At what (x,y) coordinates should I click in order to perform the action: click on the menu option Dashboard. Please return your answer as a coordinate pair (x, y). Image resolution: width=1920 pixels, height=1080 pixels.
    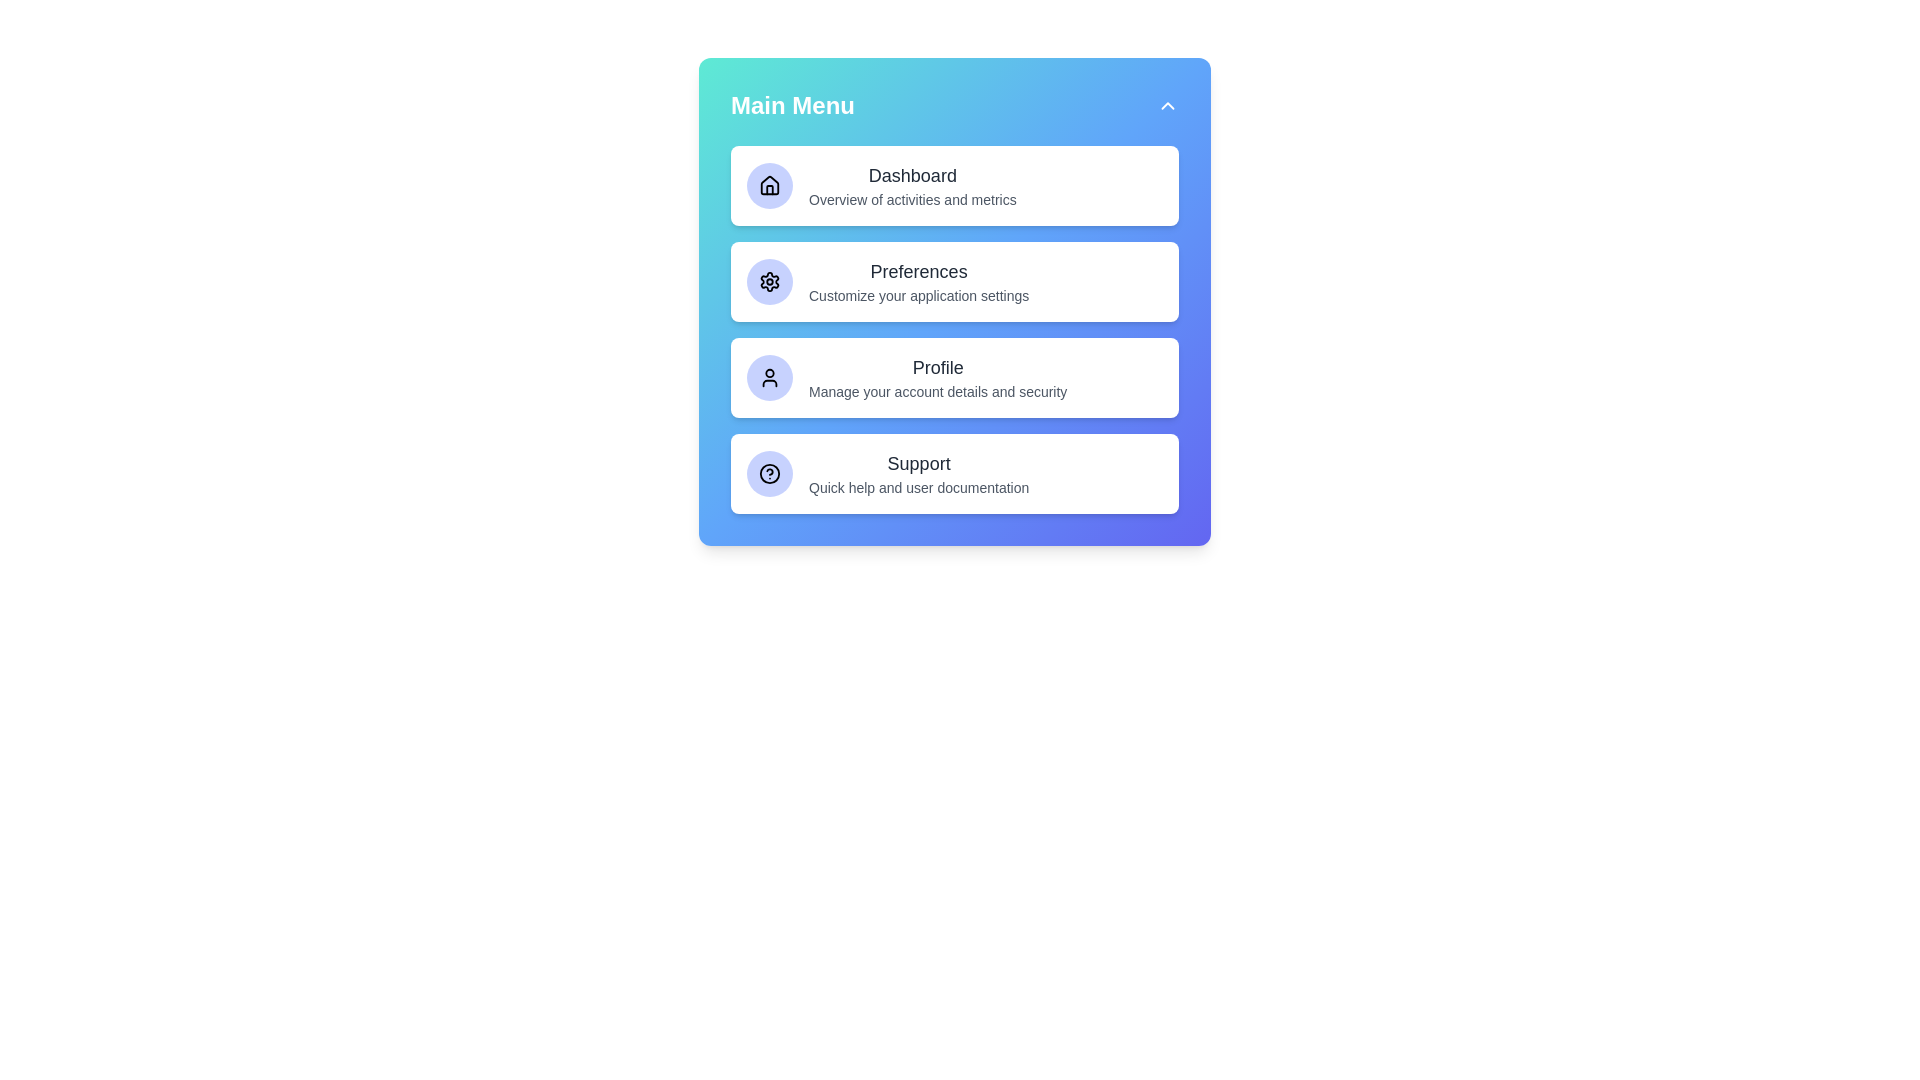
    Looking at the image, I should click on (954, 185).